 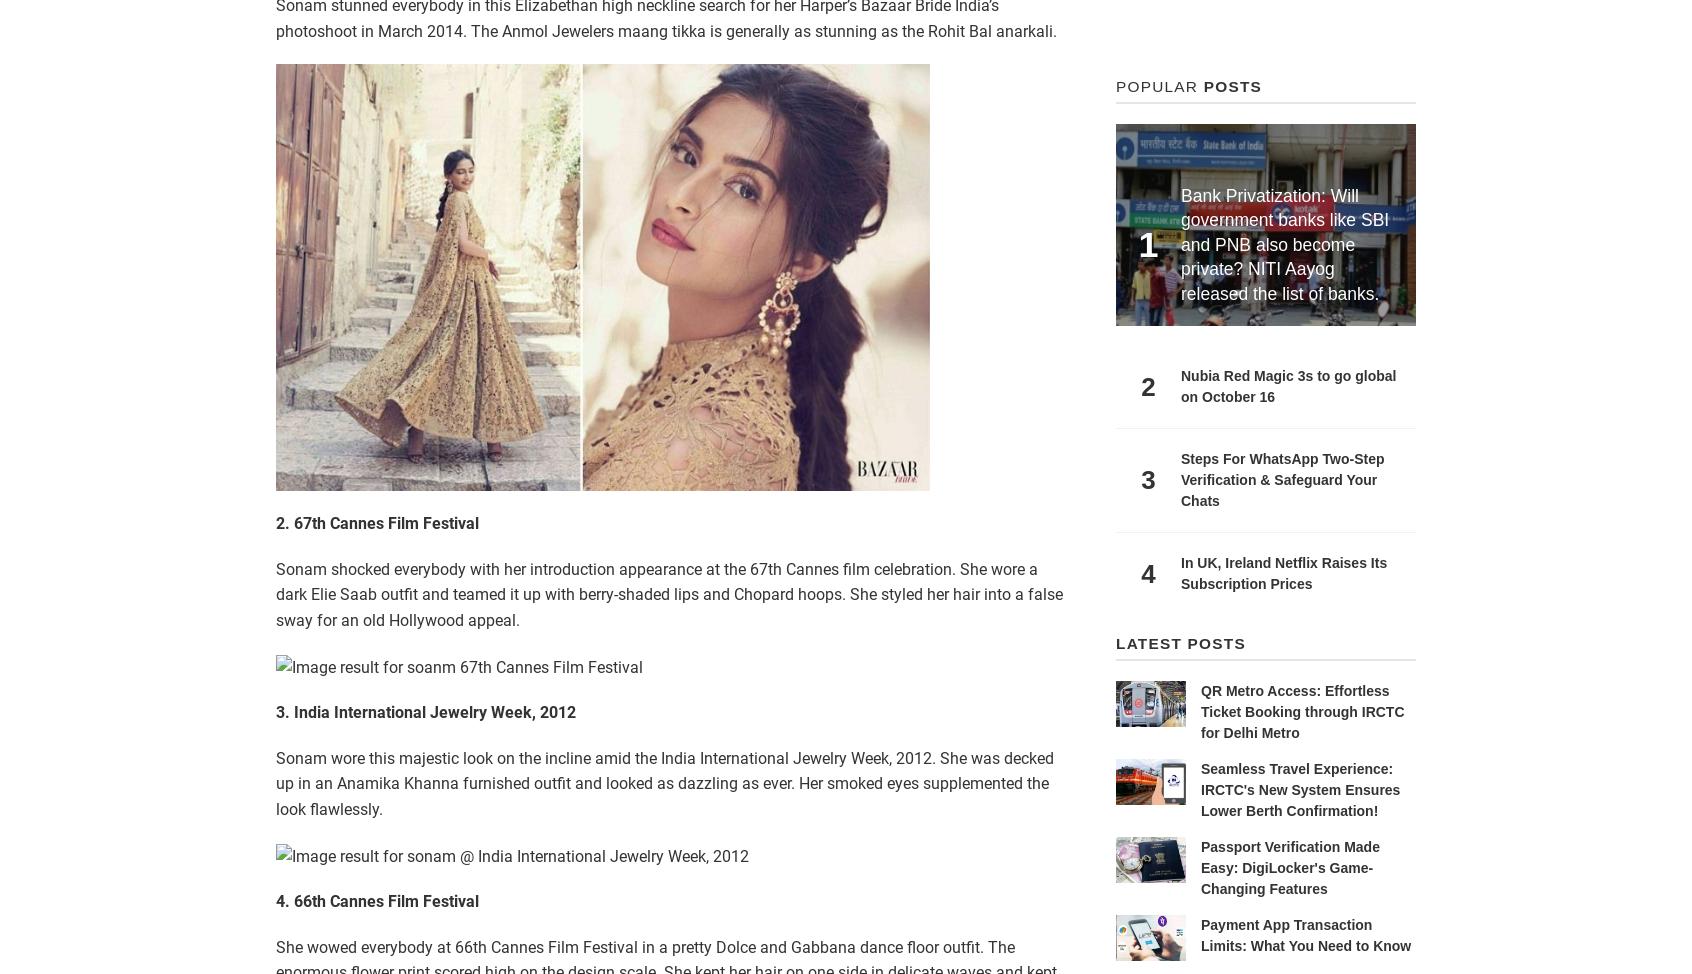 What do you see at coordinates (1299, 788) in the screenshot?
I see `'Seamless Travel Experience: IRCTC's New System Ensures Lower Berth Confirmation!'` at bounding box center [1299, 788].